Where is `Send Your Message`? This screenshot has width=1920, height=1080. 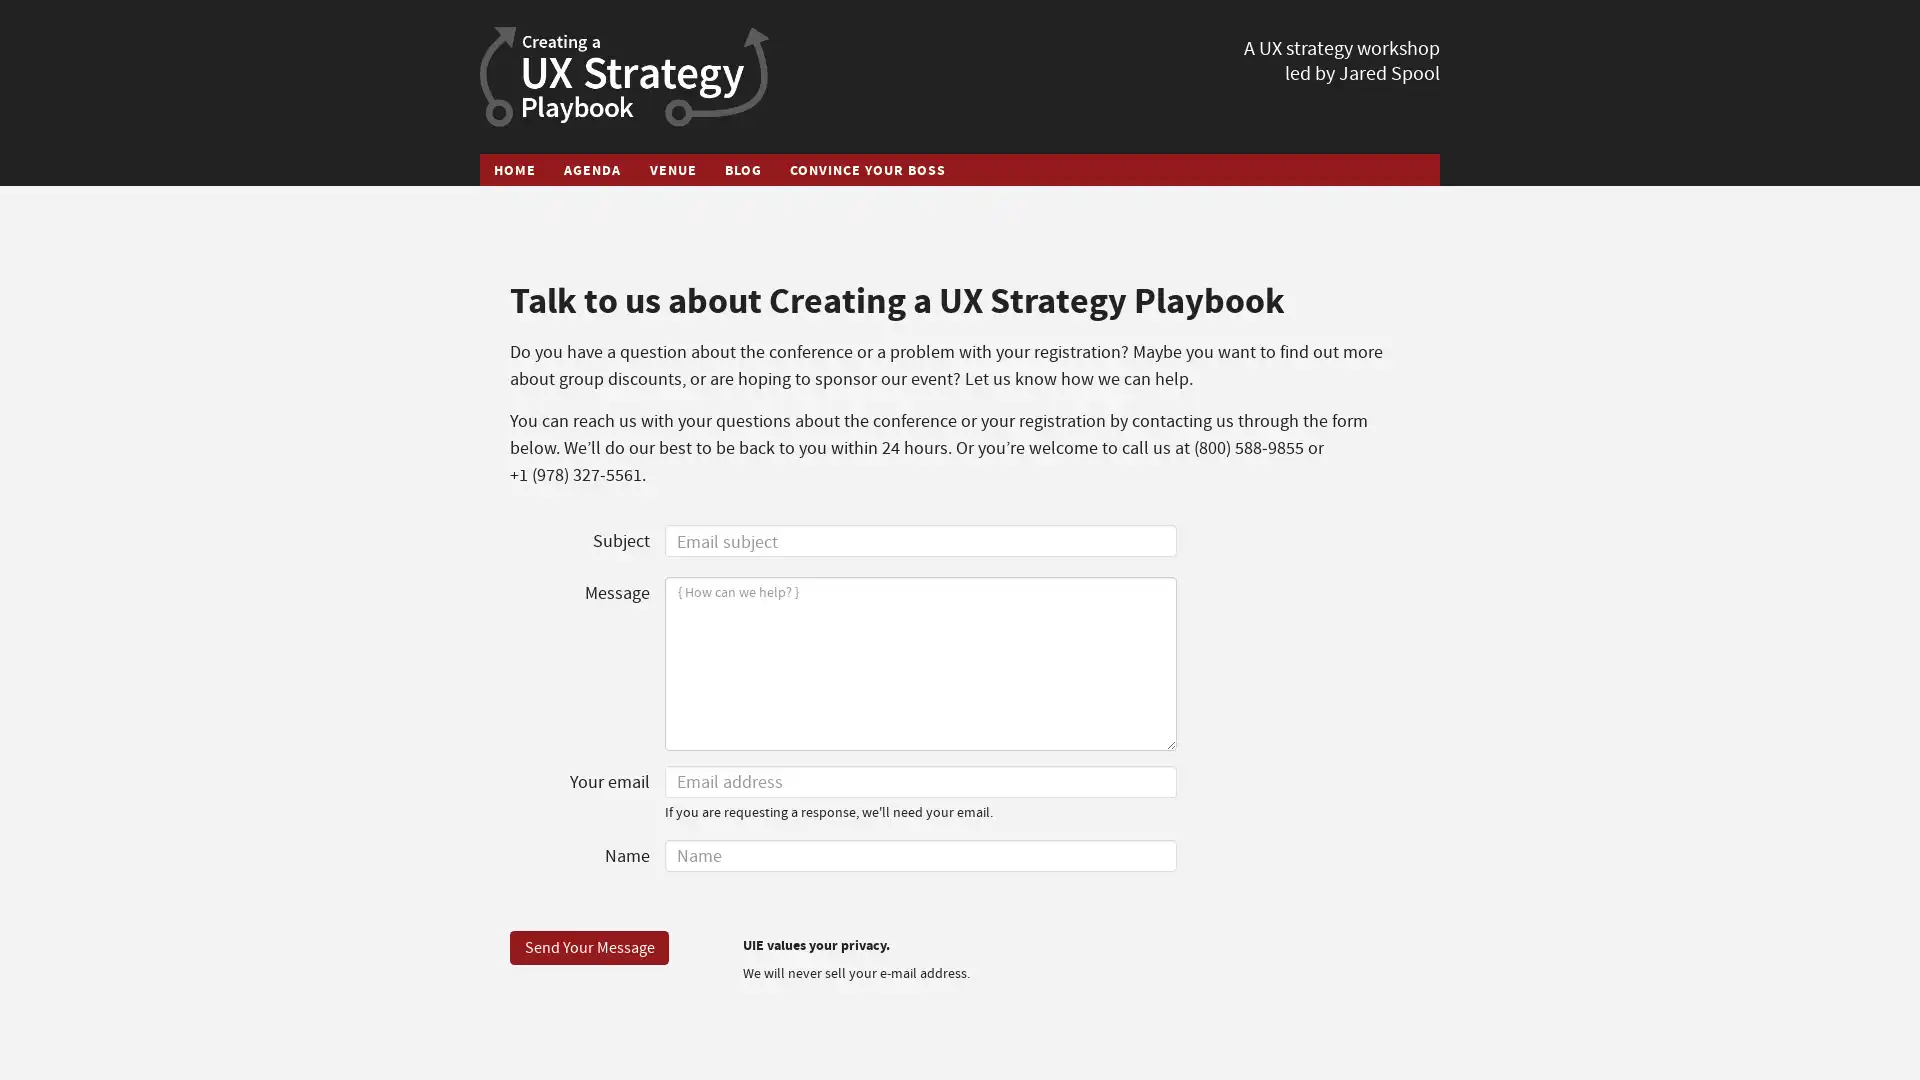 Send Your Message is located at coordinates (589, 1013).